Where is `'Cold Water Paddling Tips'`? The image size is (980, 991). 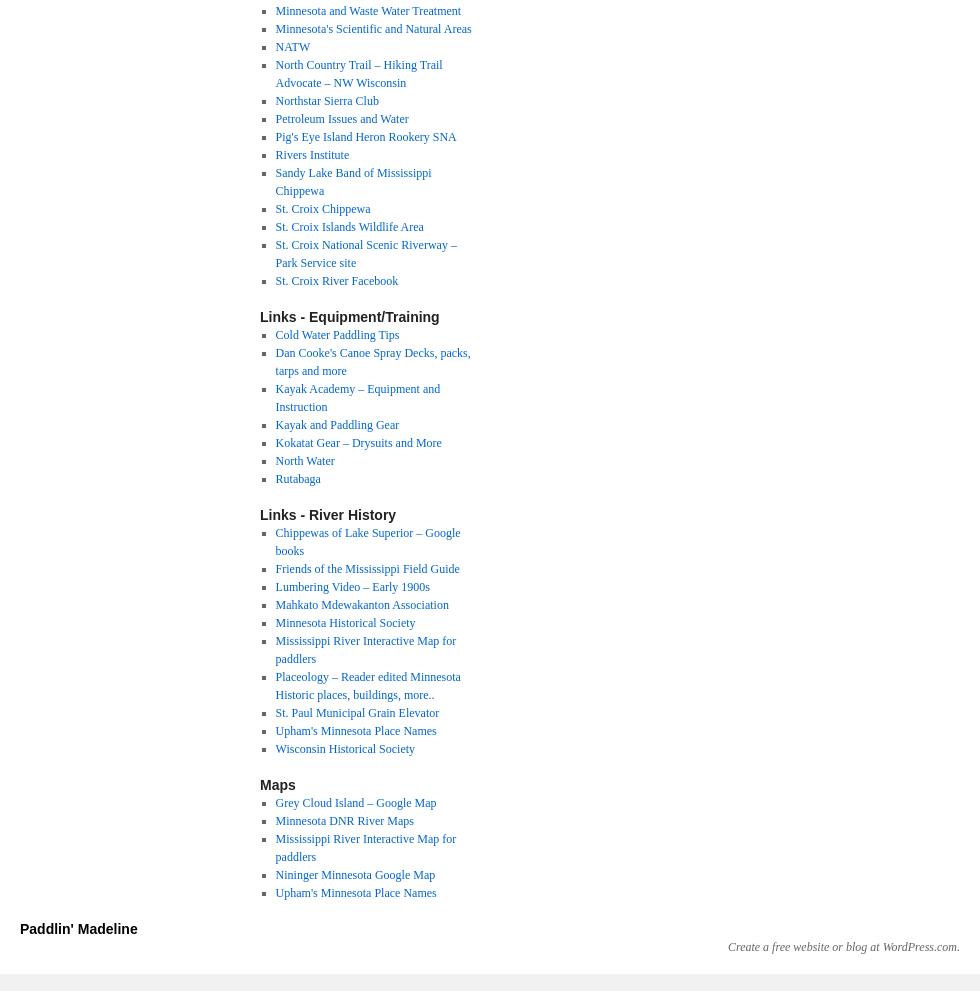
'Cold Water Paddling Tips' is located at coordinates (274, 334).